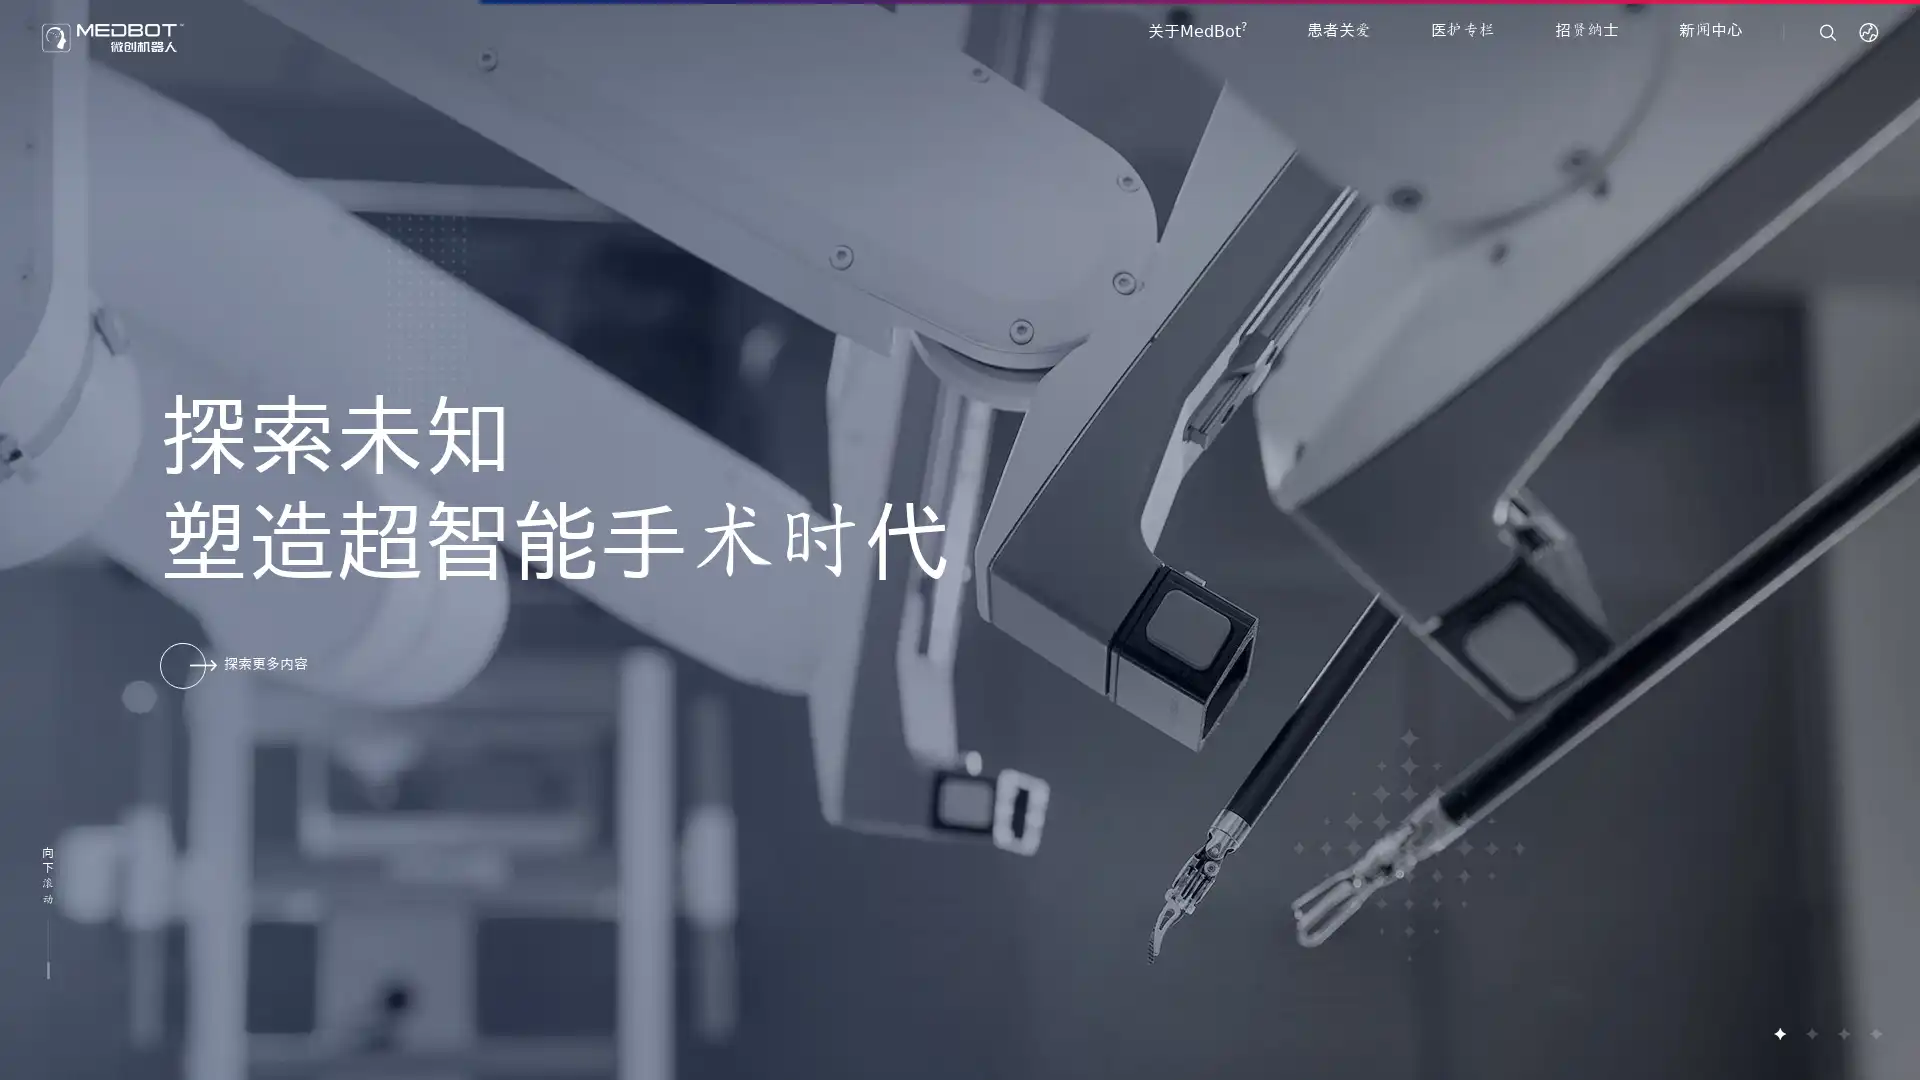  Describe the element at coordinates (1842, 1033) in the screenshot. I see `Go to slide 3` at that location.